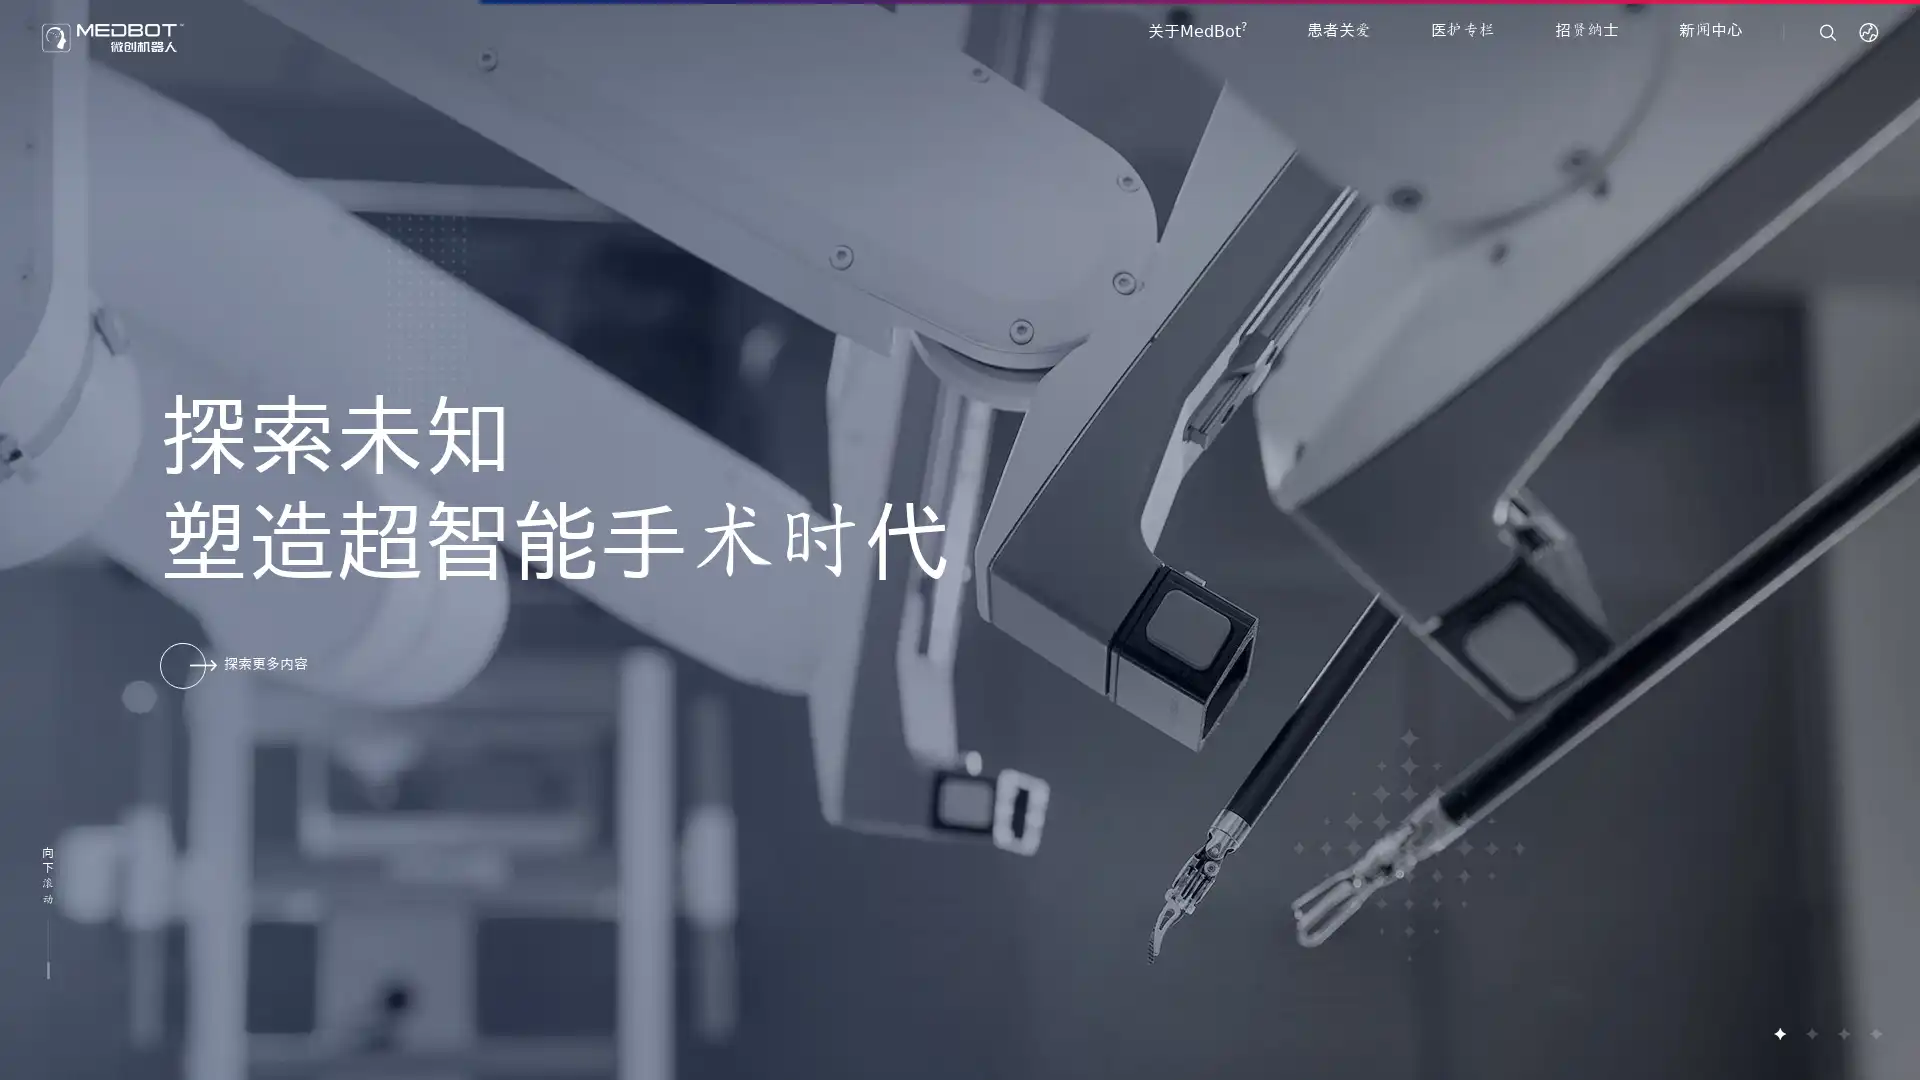  Describe the element at coordinates (1842, 1033) in the screenshot. I see `Go to slide 3` at that location.